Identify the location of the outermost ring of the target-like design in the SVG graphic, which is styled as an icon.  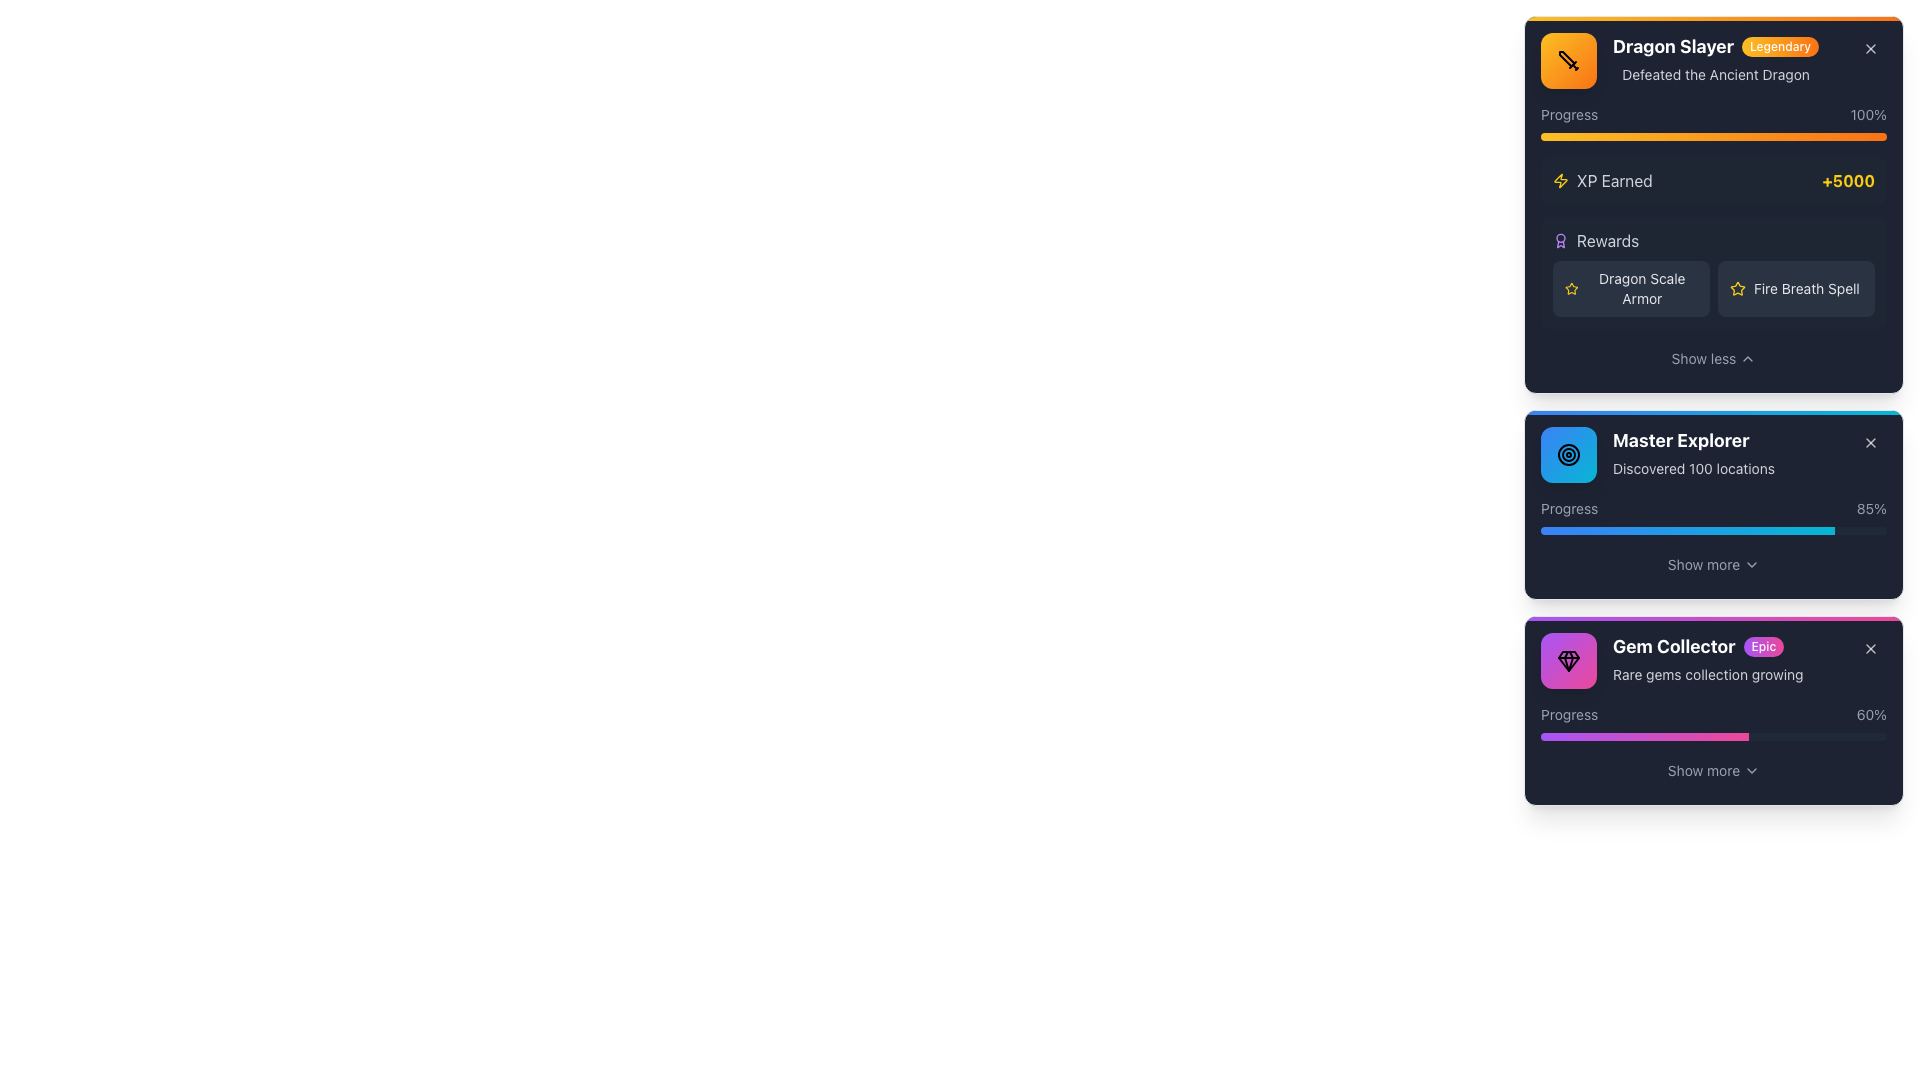
(1568, 455).